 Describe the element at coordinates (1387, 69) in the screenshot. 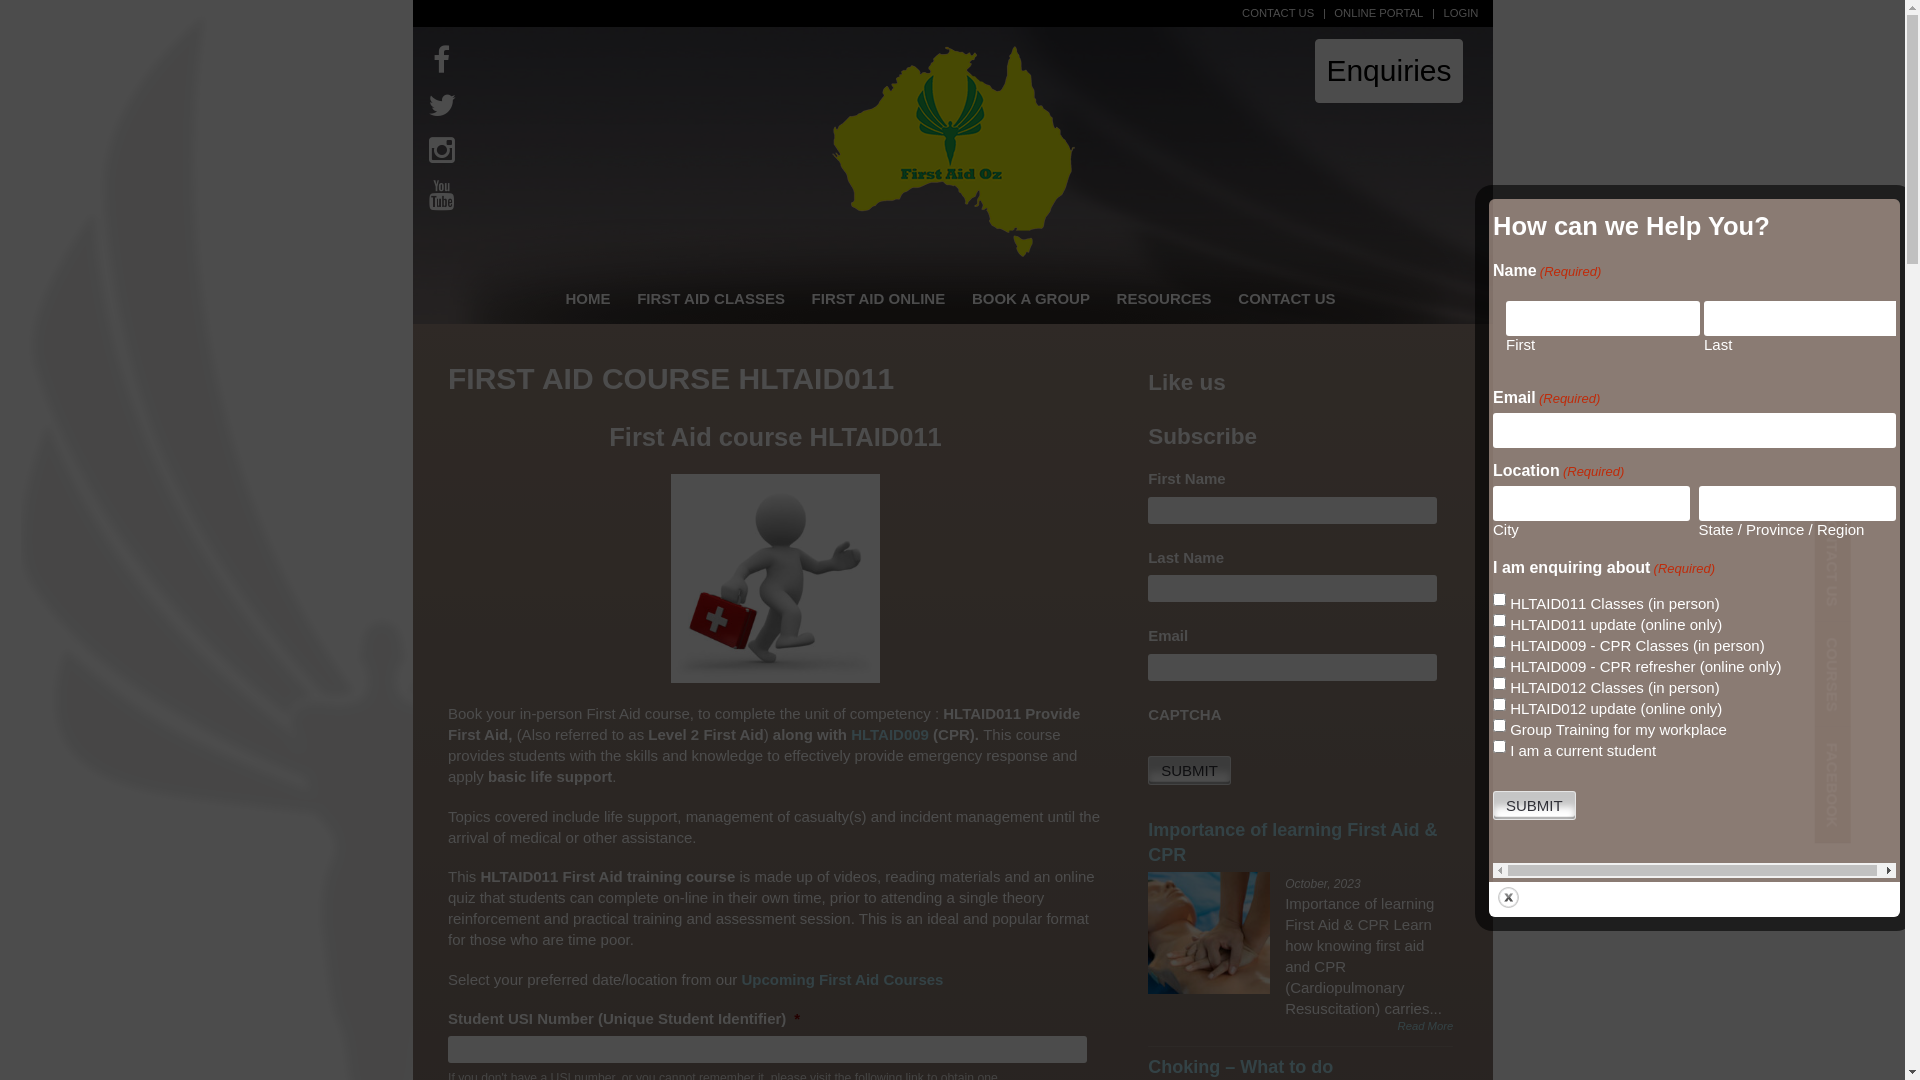

I see `'Enquiries'` at that location.